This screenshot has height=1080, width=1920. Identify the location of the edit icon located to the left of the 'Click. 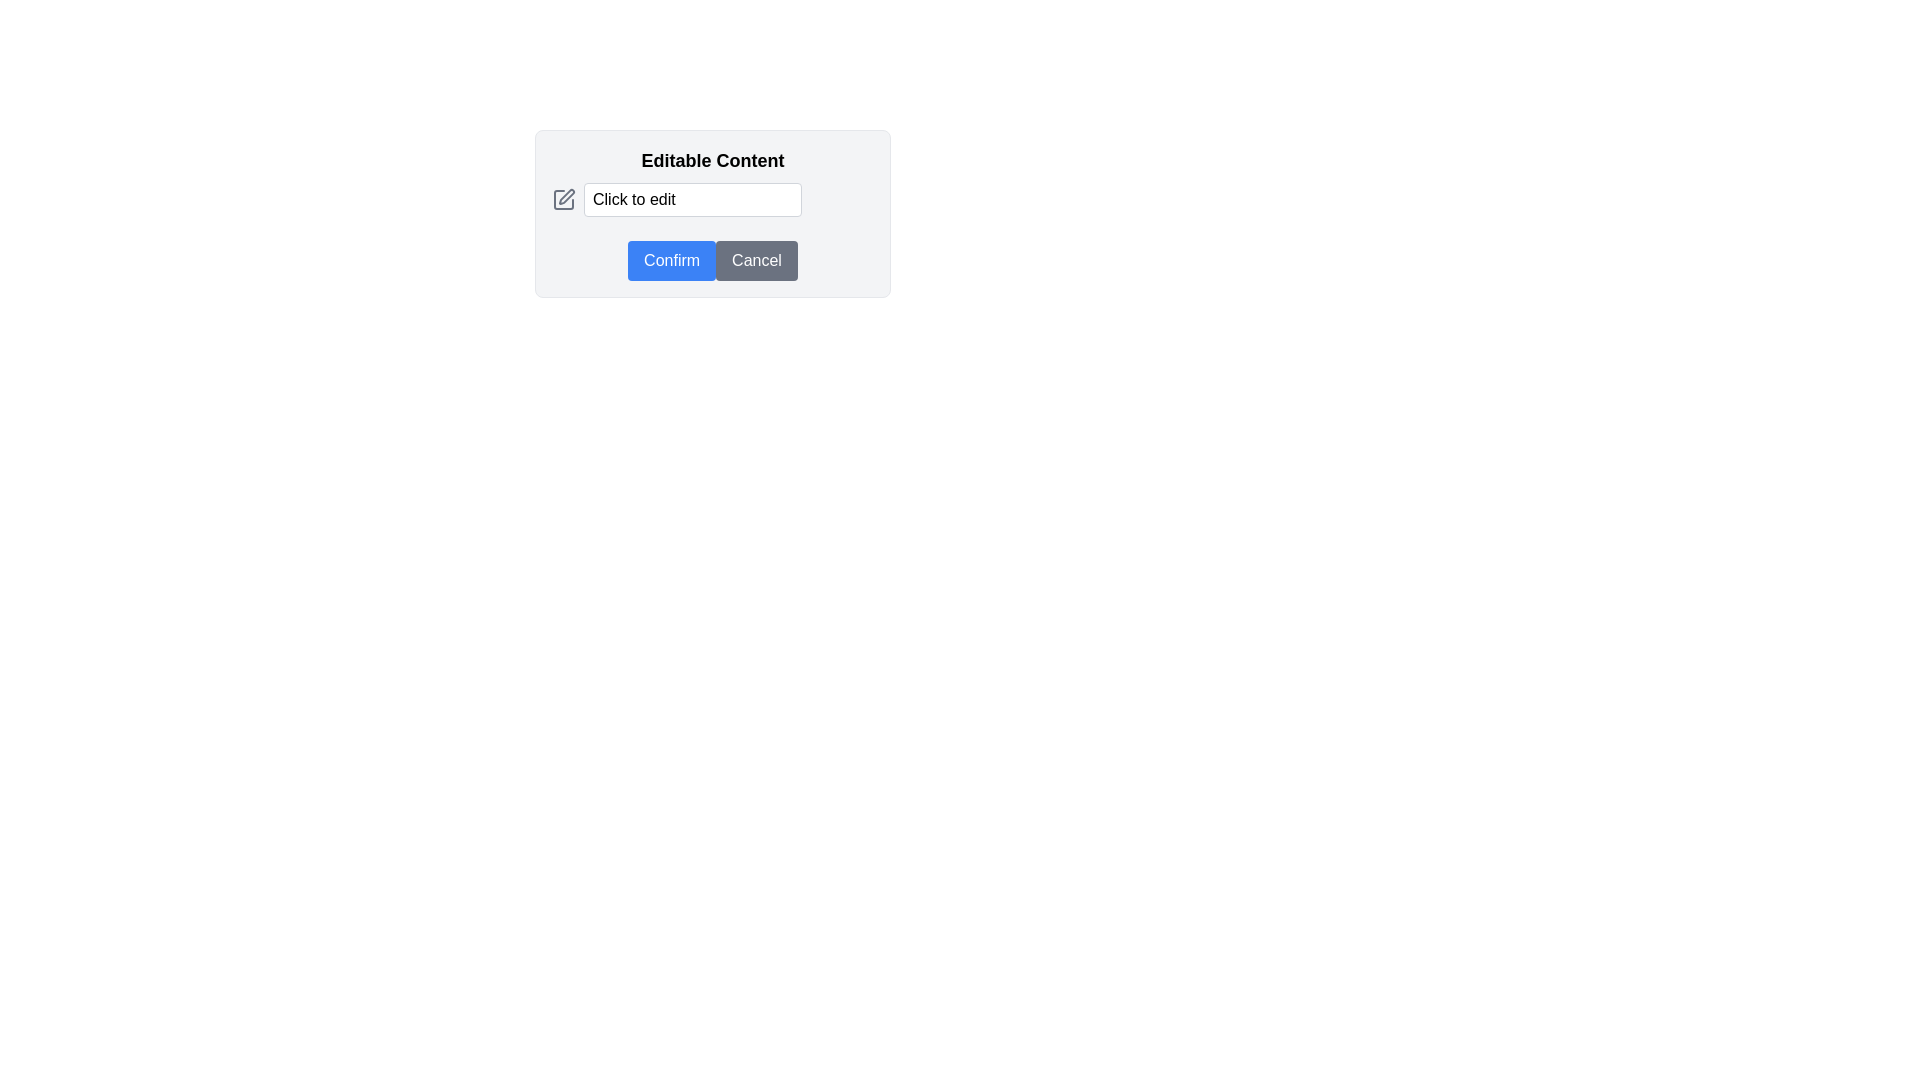
(565, 196).